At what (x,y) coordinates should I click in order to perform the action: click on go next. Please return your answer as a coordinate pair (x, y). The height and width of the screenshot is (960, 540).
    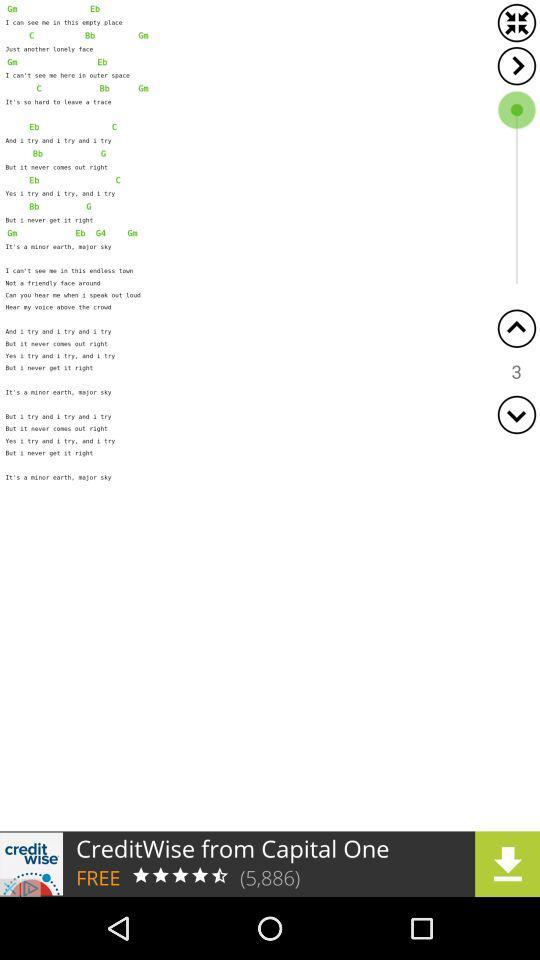
    Looking at the image, I should click on (516, 66).